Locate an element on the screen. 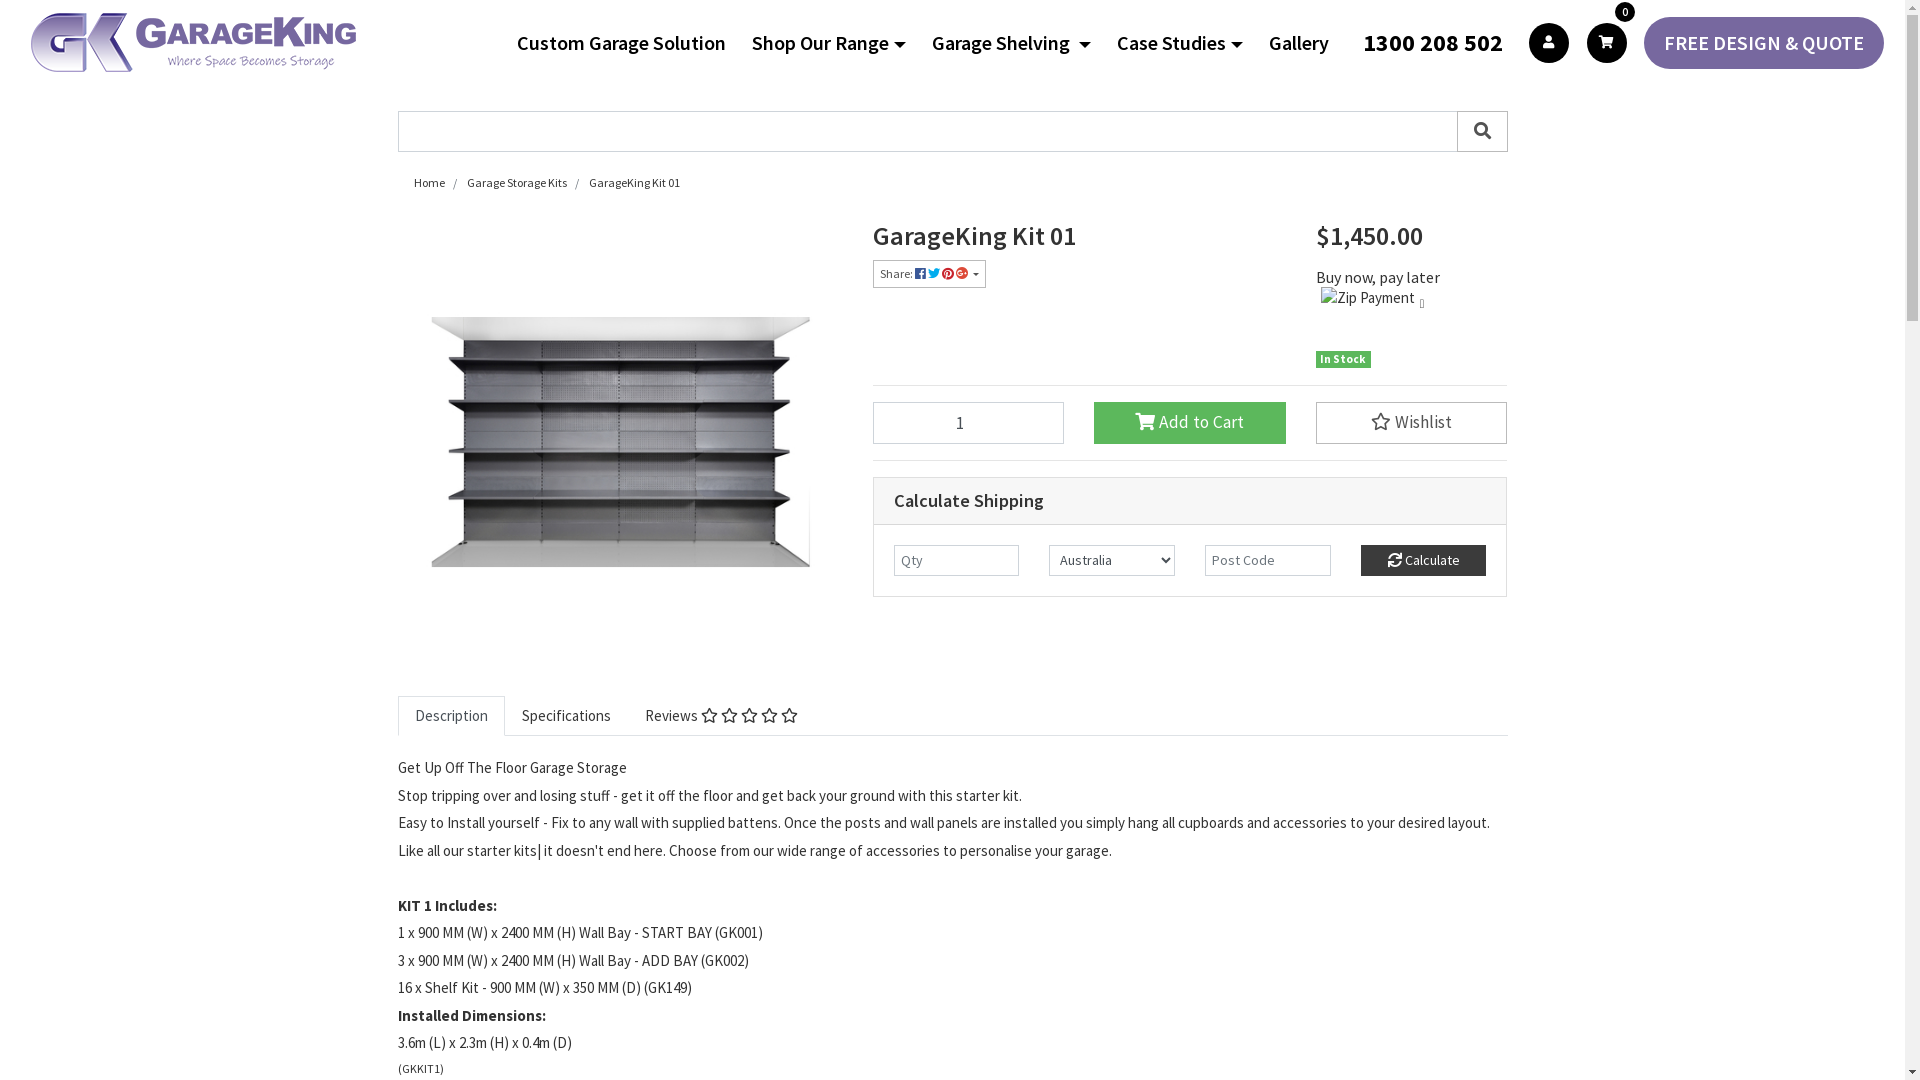 Image resolution: width=1920 pixels, height=1080 pixels. 'FREE DESIGN & QUOTE' is located at coordinates (1763, 42).